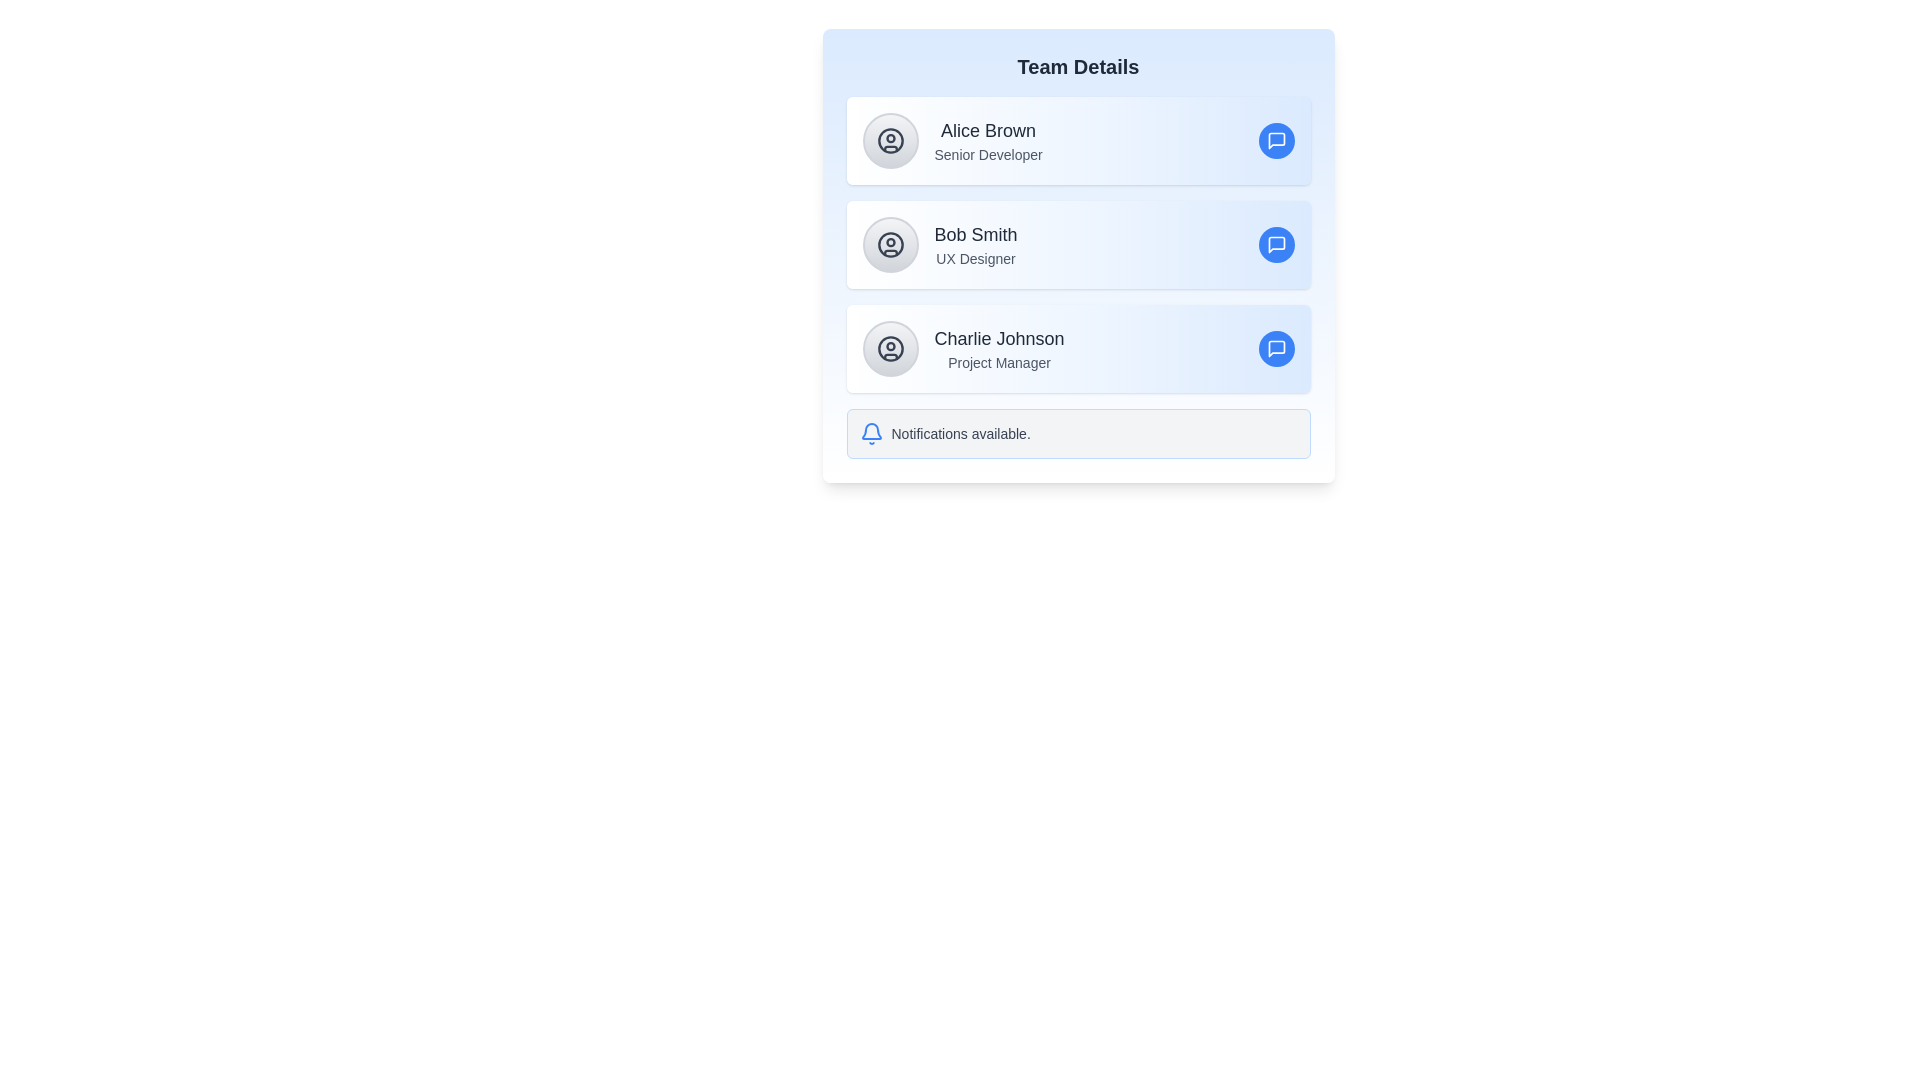  I want to click on the static text label displaying the name 'Bob Smith' in the team details component, which is the top item in the middle card of a list of three cards, so click(975, 234).